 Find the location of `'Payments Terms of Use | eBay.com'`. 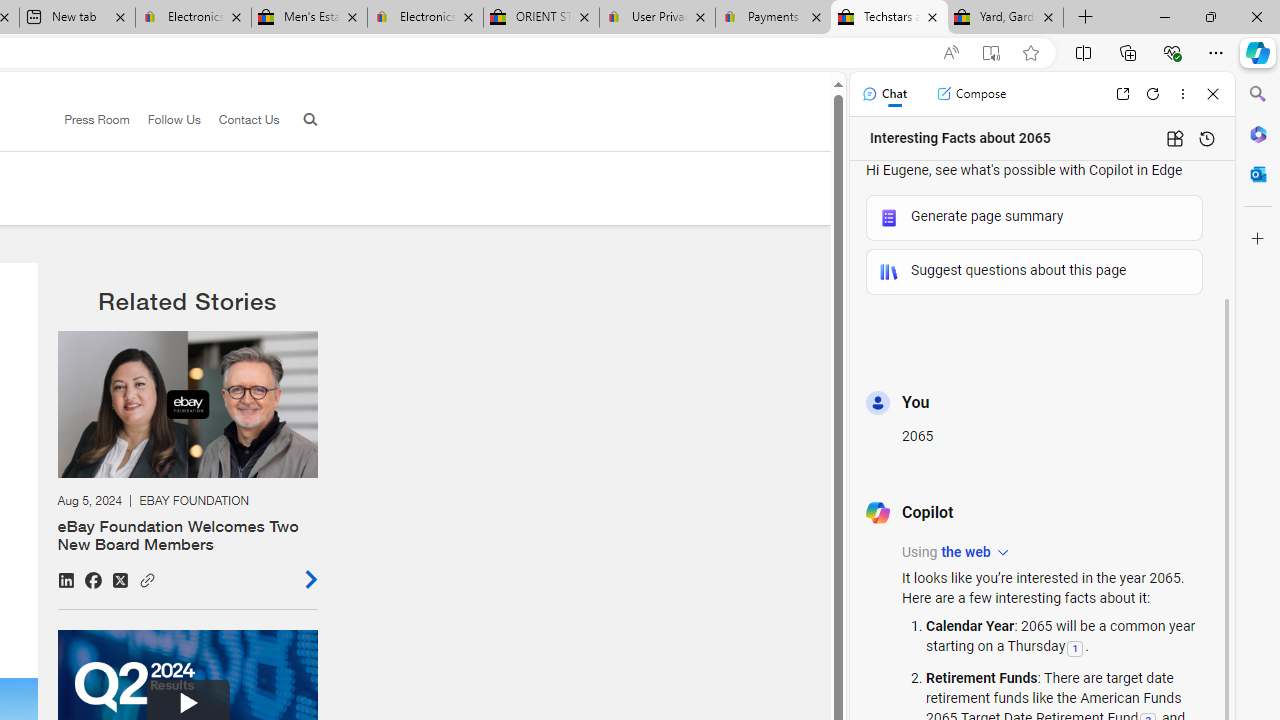

'Payments Terms of Use | eBay.com' is located at coordinates (772, 17).